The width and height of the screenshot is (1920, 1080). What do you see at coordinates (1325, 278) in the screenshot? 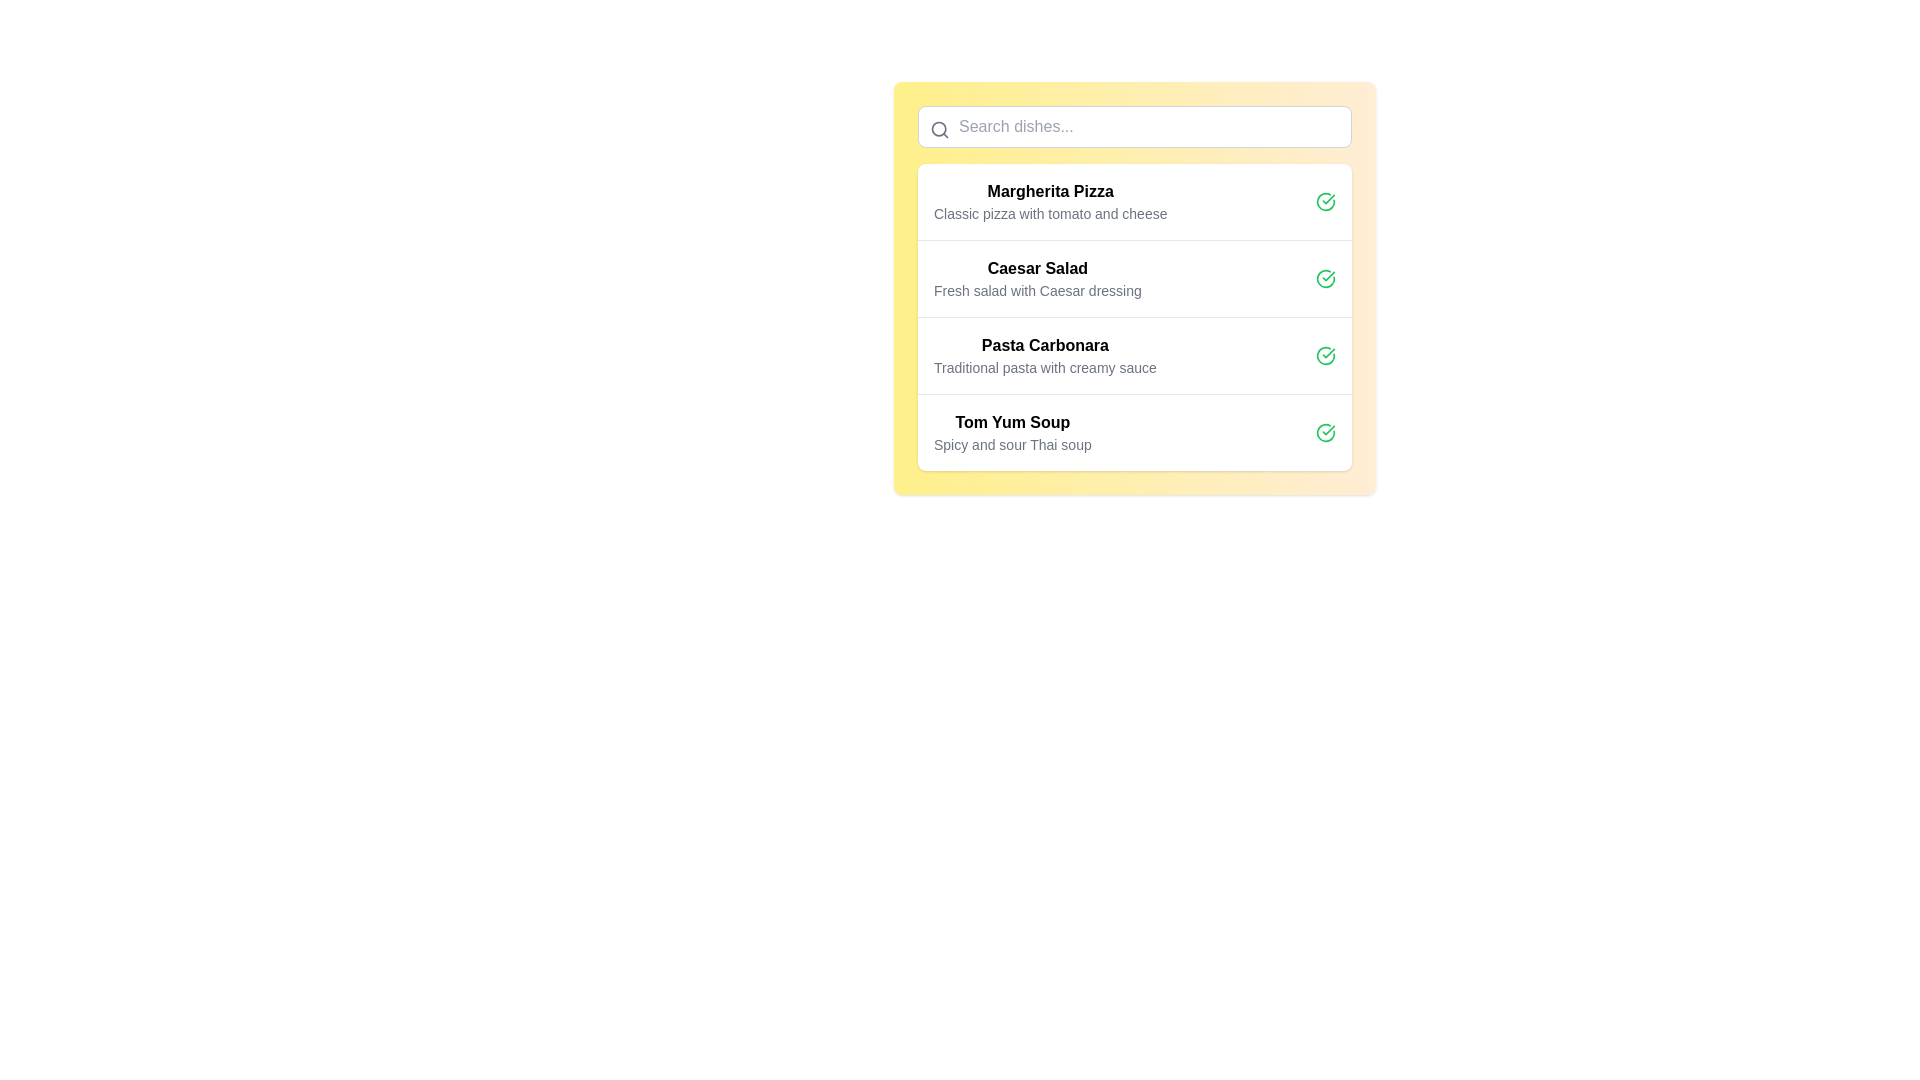
I see `the circular green icon with a checkmark indicating approval, located at the far-right end of the 'Caesar Salad' row` at bounding box center [1325, 278].